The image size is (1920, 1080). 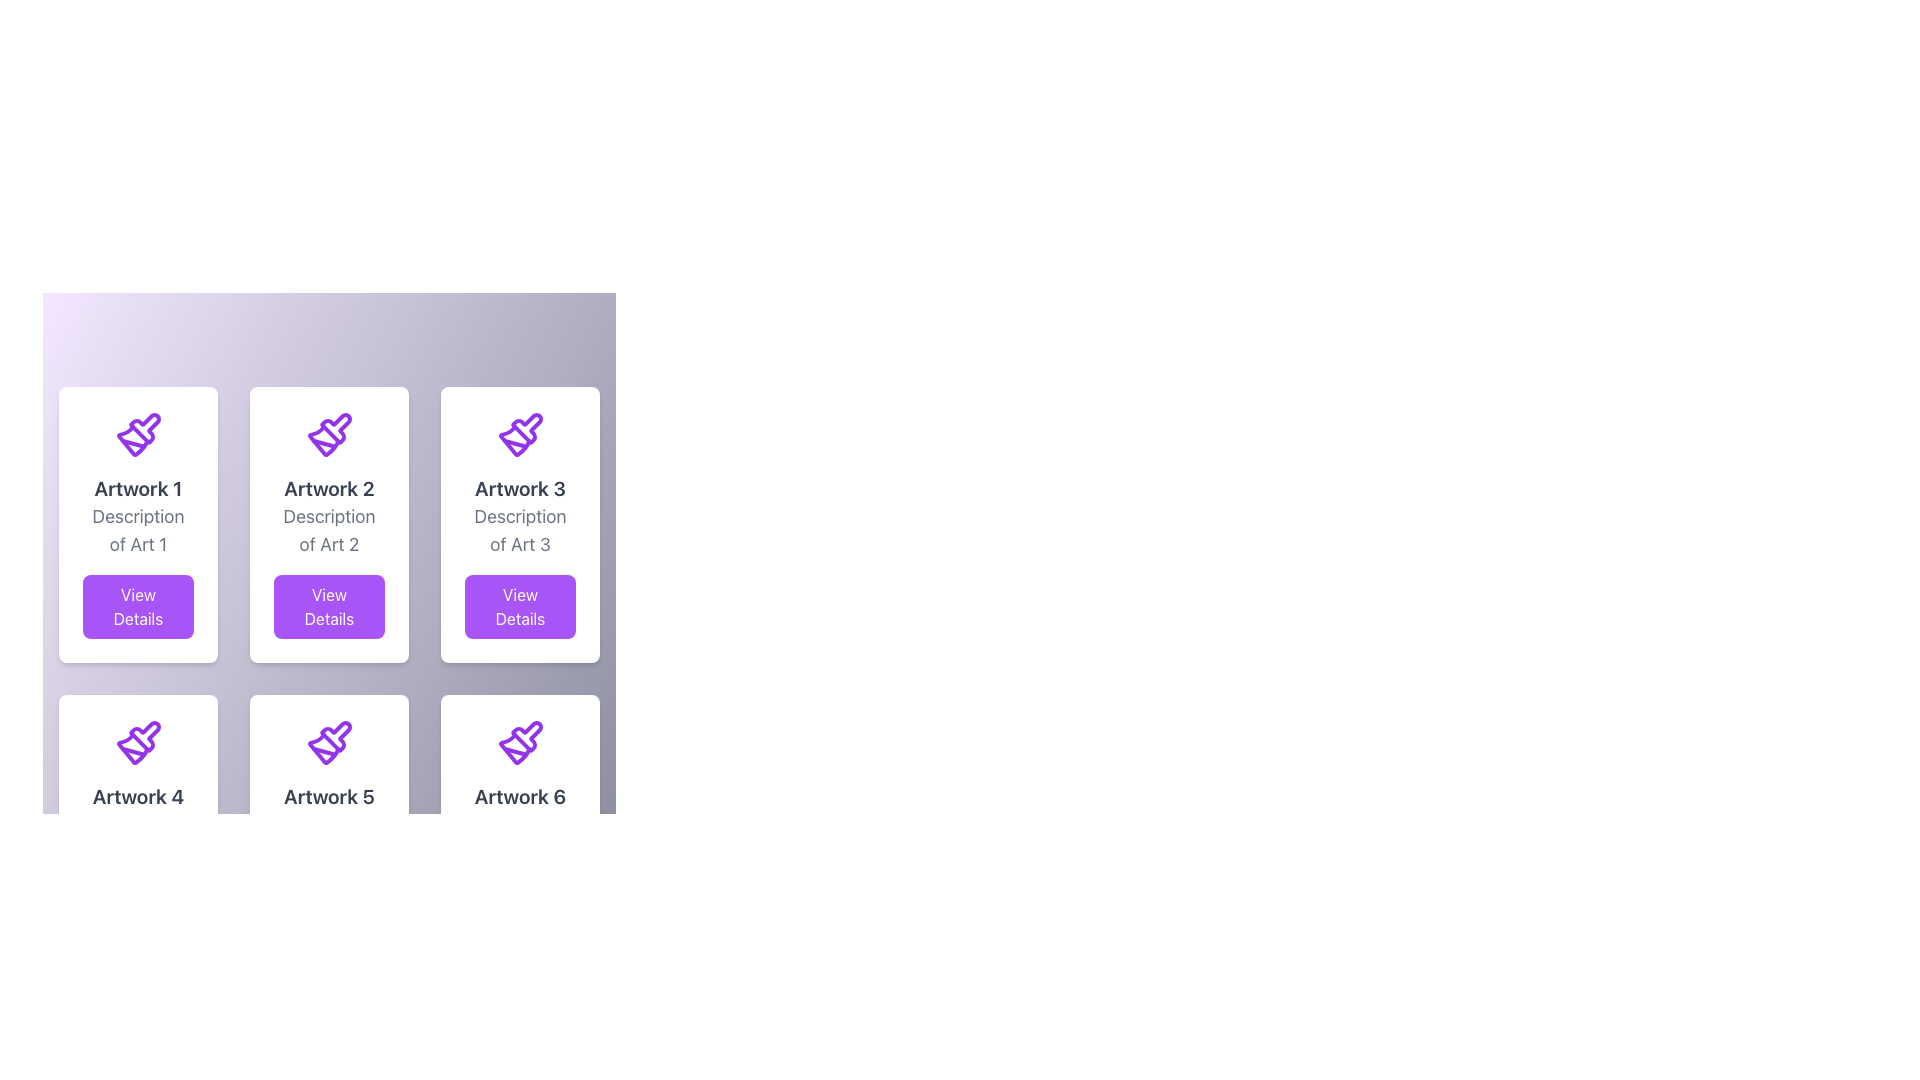 What do you see at coordinates (137, 489) in the screenshot?
I see `text label displaying the title or heading of the first card in the grid layout, located below a purple icon and above the description text and the 'View Details' button` at bounding box center [137, 489].